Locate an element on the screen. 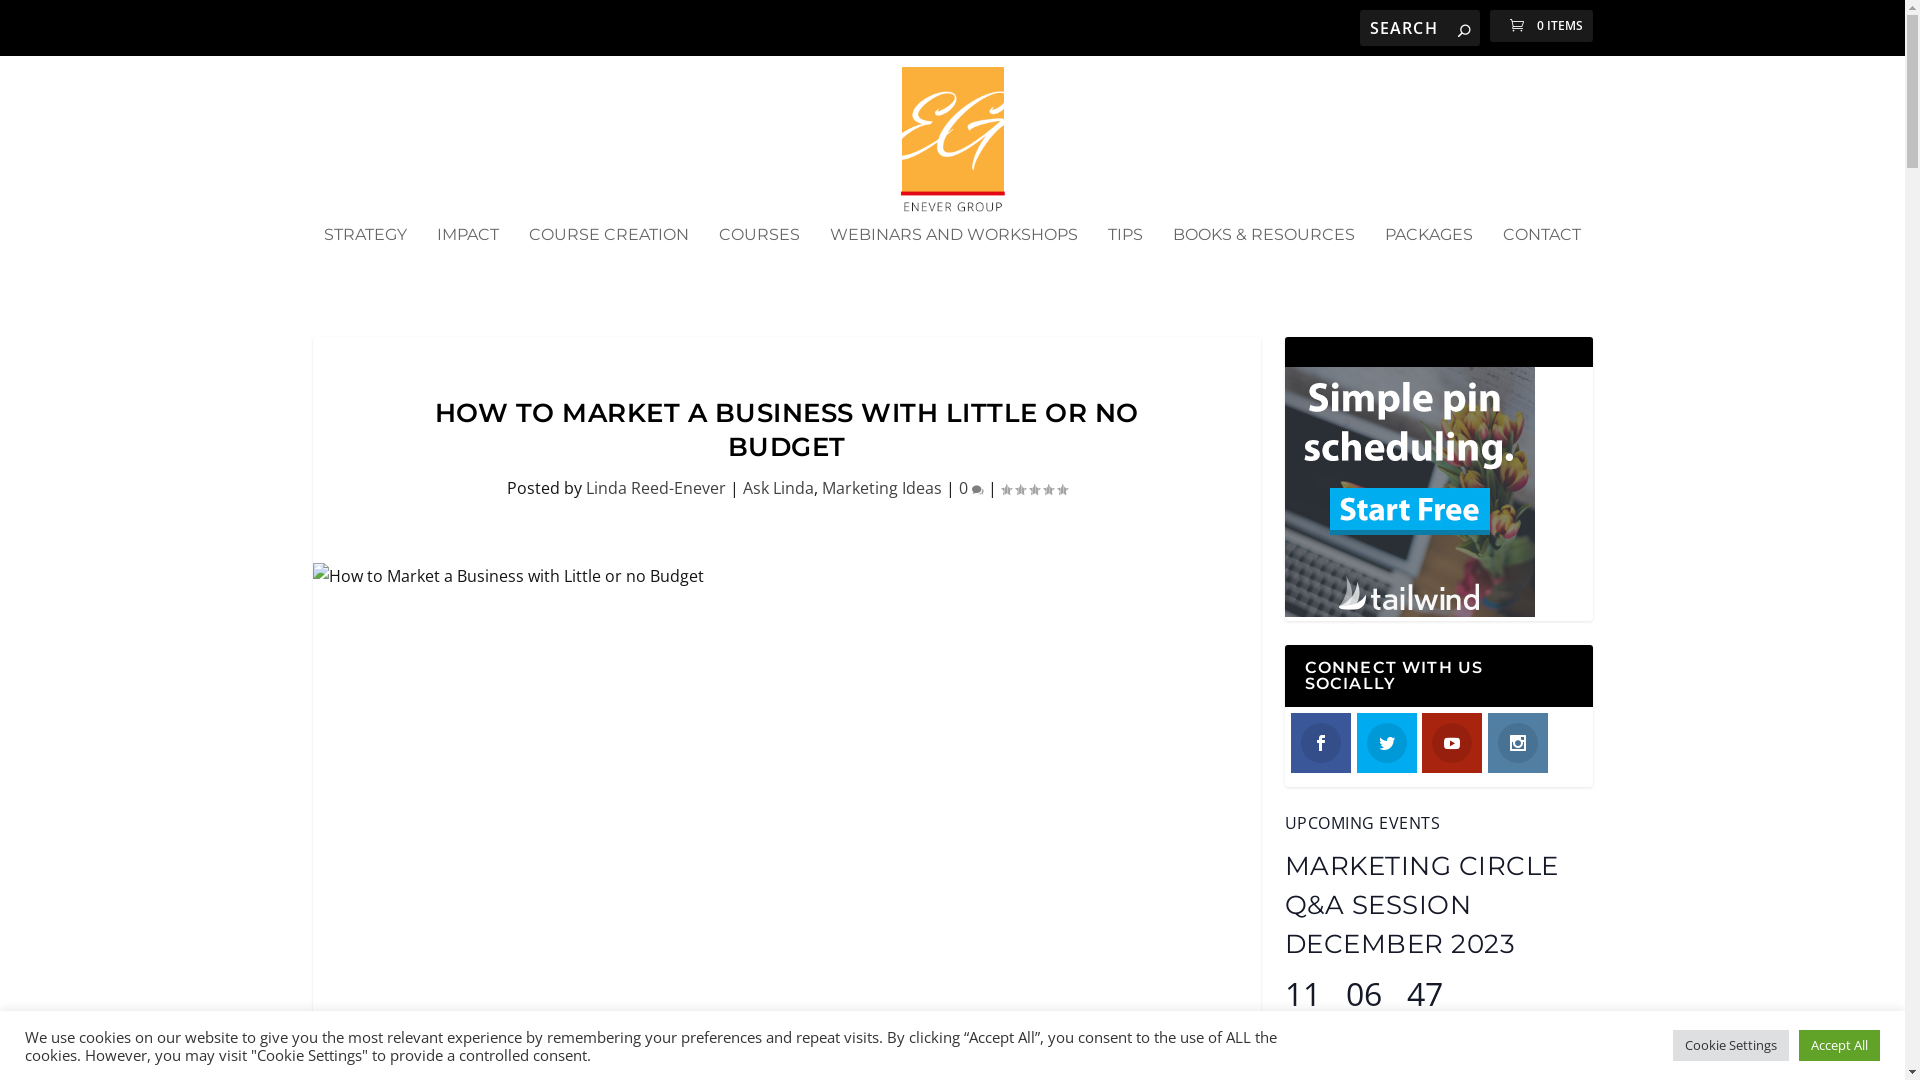 The image size is (1920, 1080). '0' is located at coordinates (970, 488).